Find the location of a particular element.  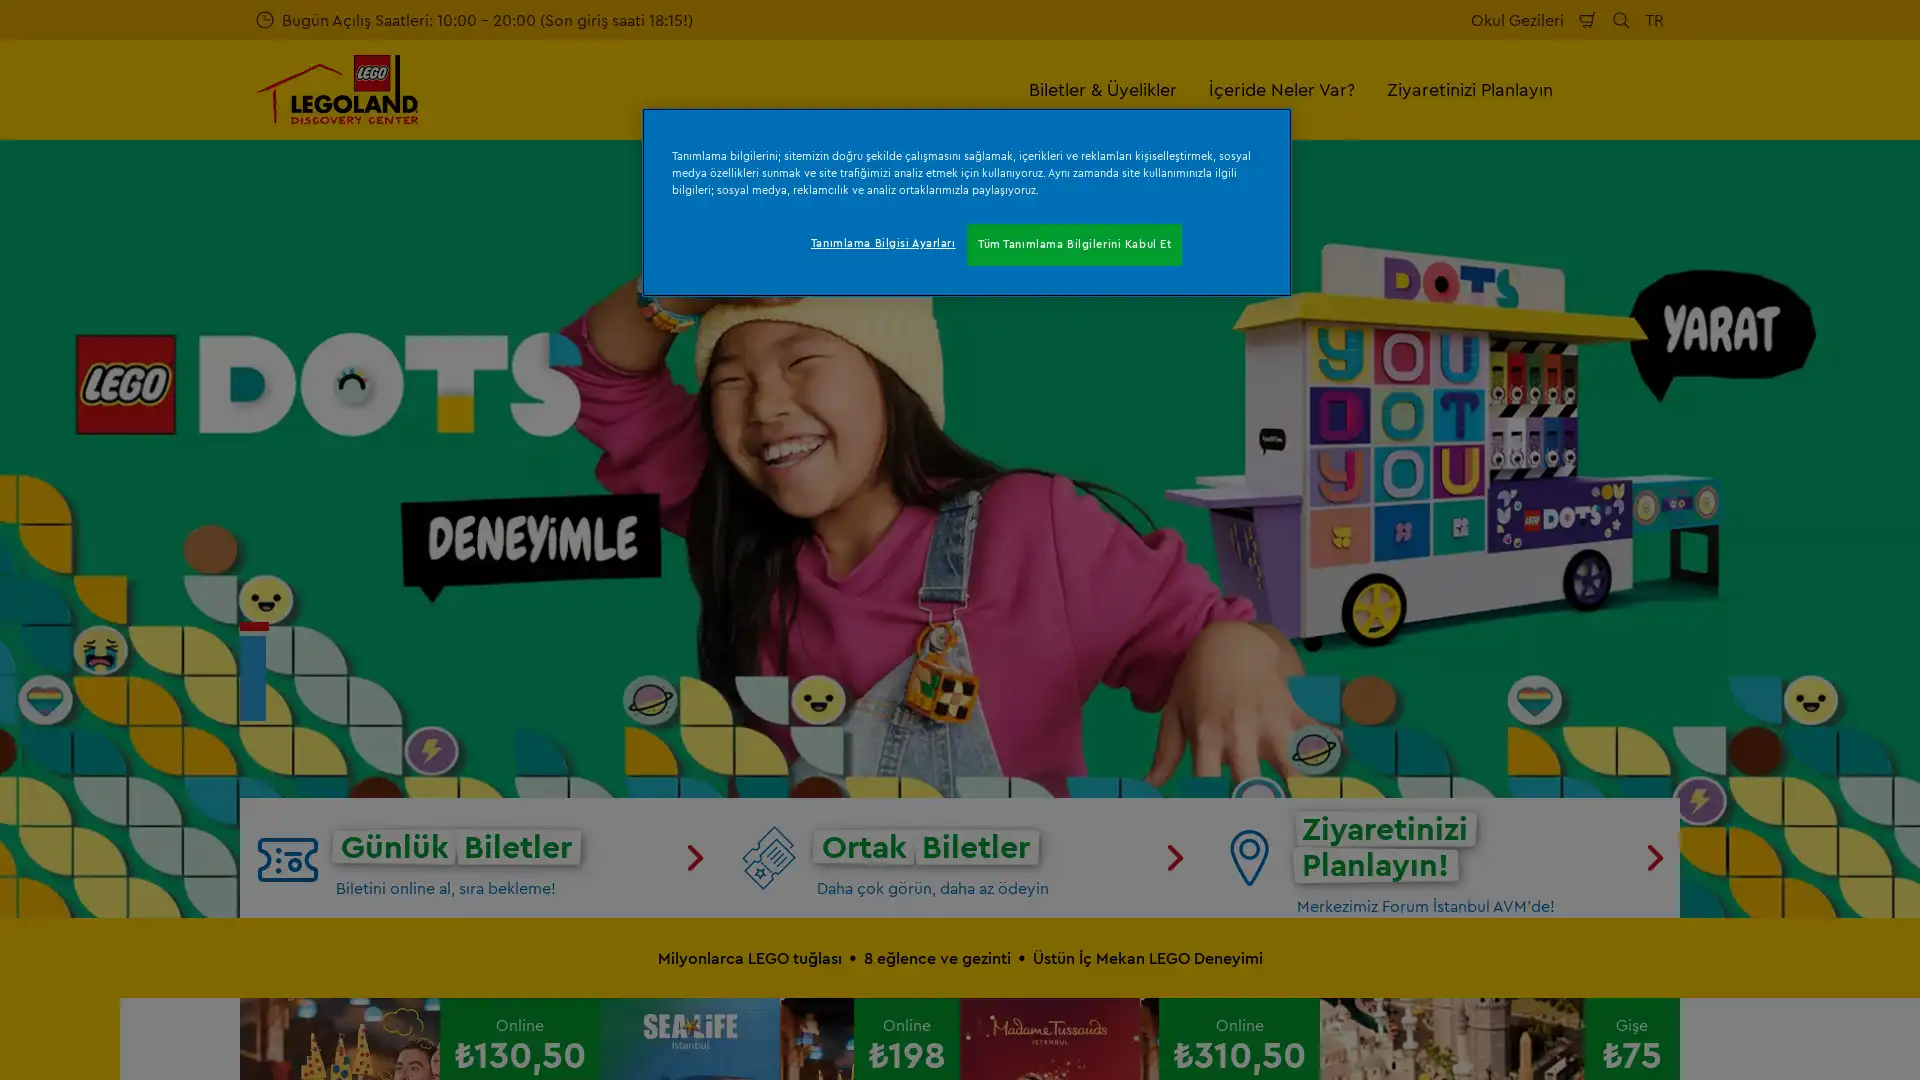

Alsveris kart is located at coordinates (1587, 19).